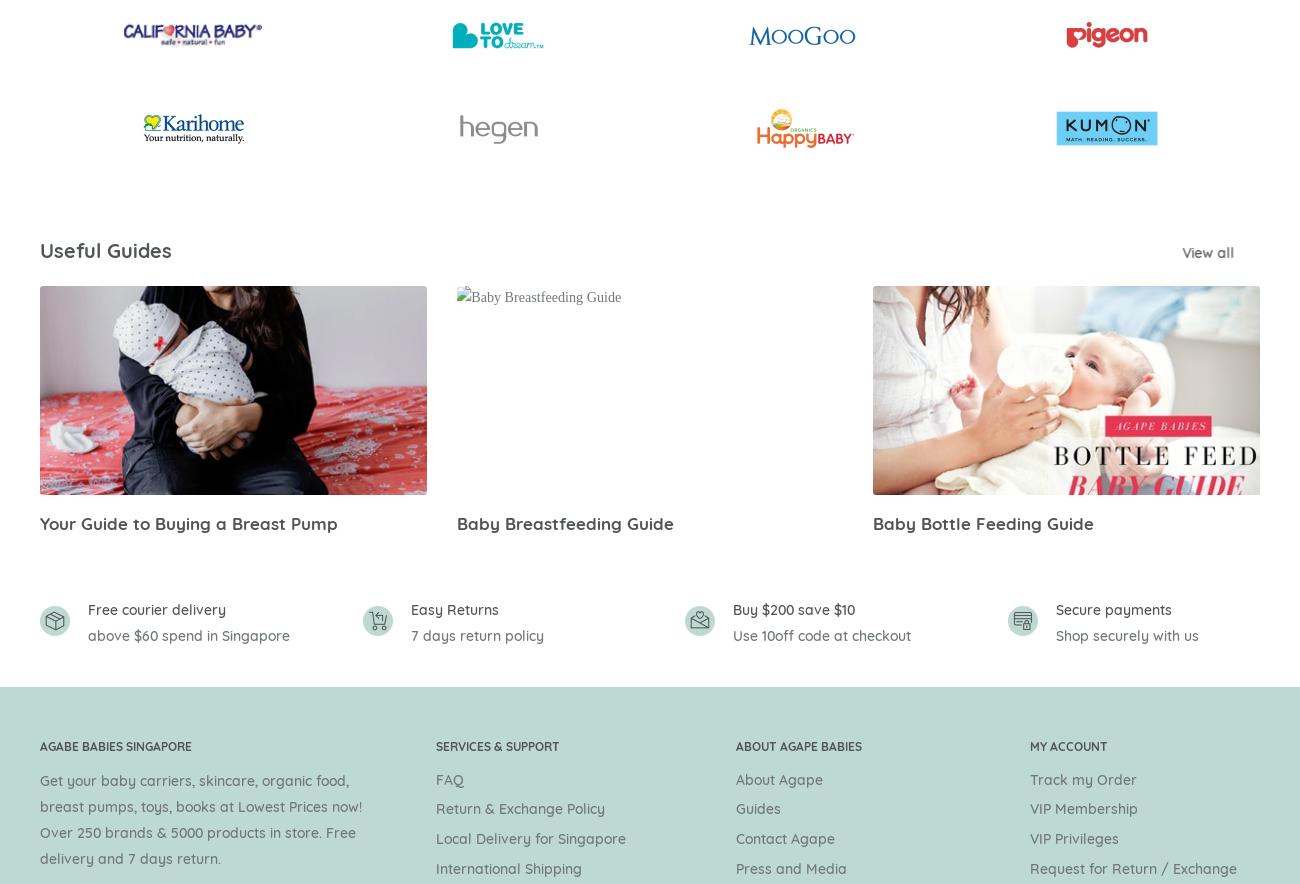 The image size is (1300, 884). What do you see at coordinates (39, 522) in the screenshot?
I see `'Your Guide to Buying a Breast Pump'` at bounding box center [39, 522].